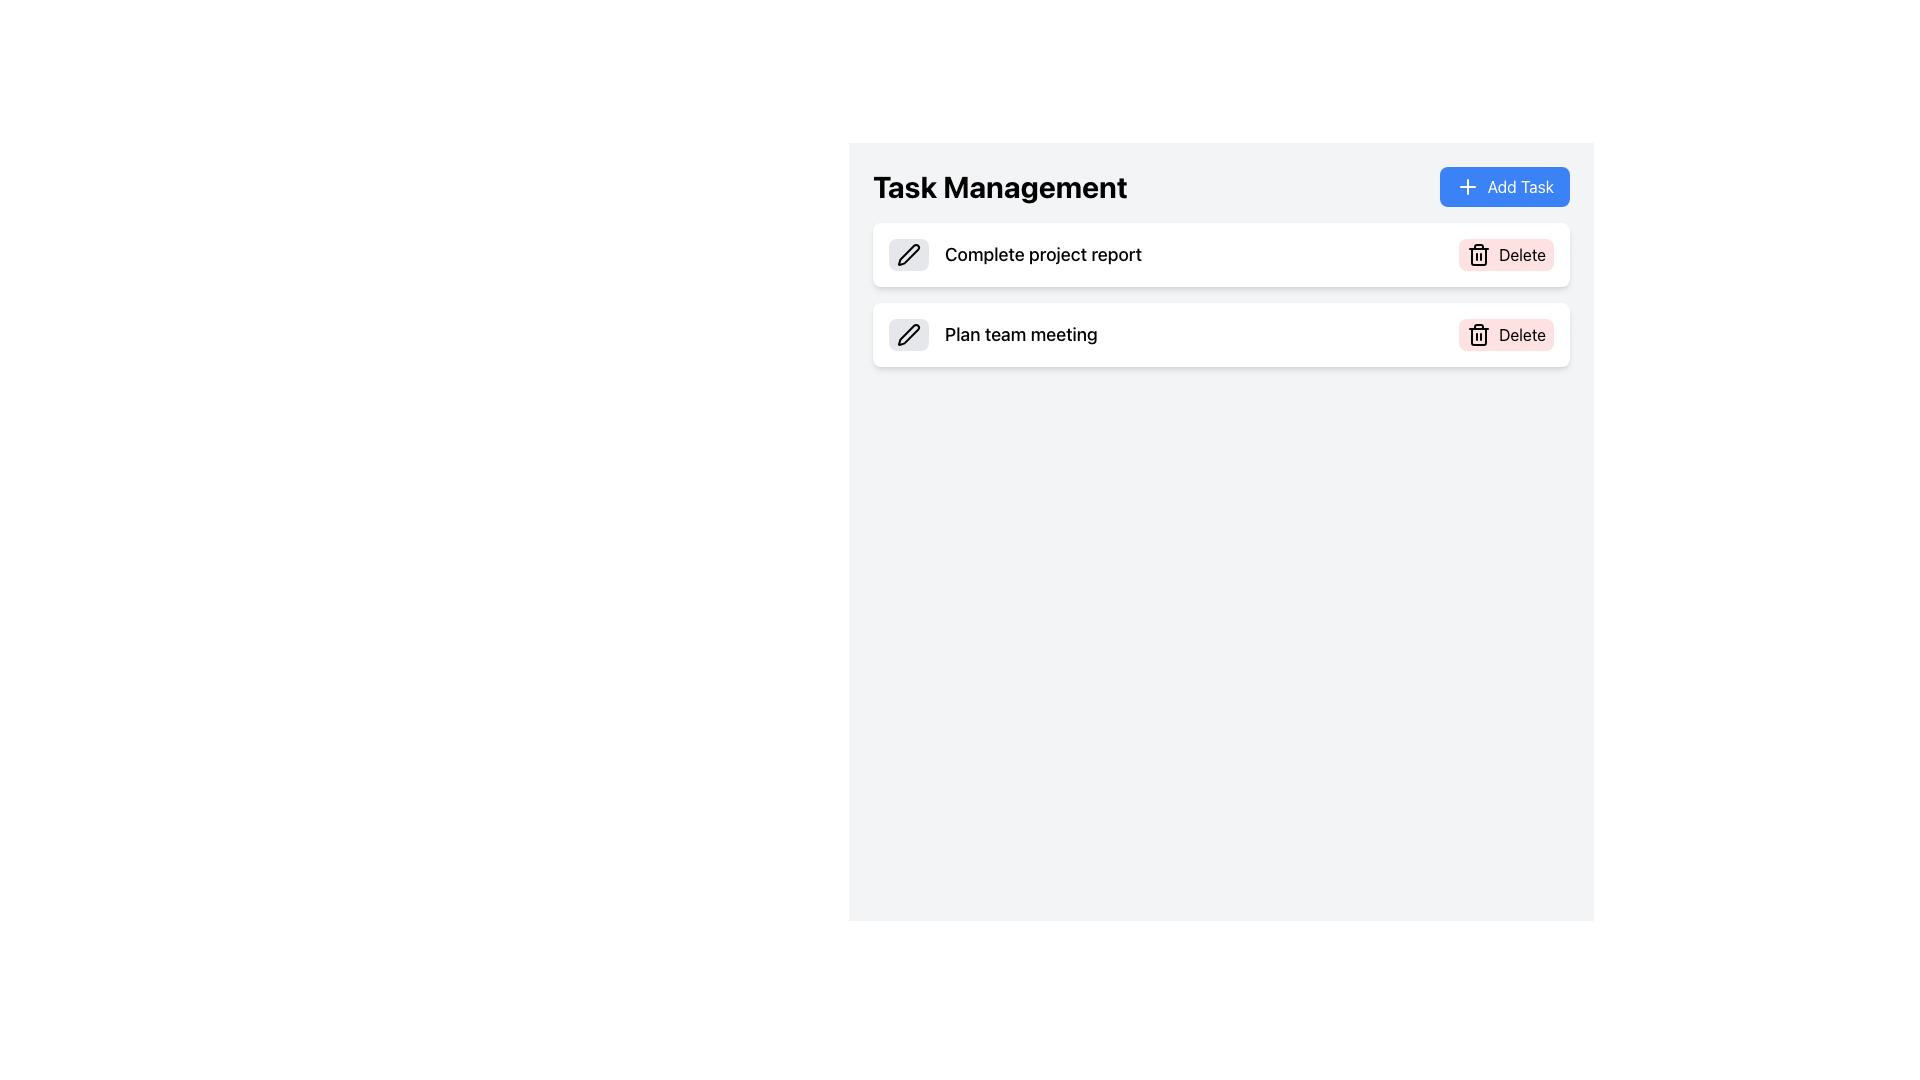 The width and height of the screenshot is (1920, 1080). Describe the element at coordinates (1504, 186) in the screenshot. I see `the blue rectangular button labeled 'Add Task' with a white plus symbol` at that location.